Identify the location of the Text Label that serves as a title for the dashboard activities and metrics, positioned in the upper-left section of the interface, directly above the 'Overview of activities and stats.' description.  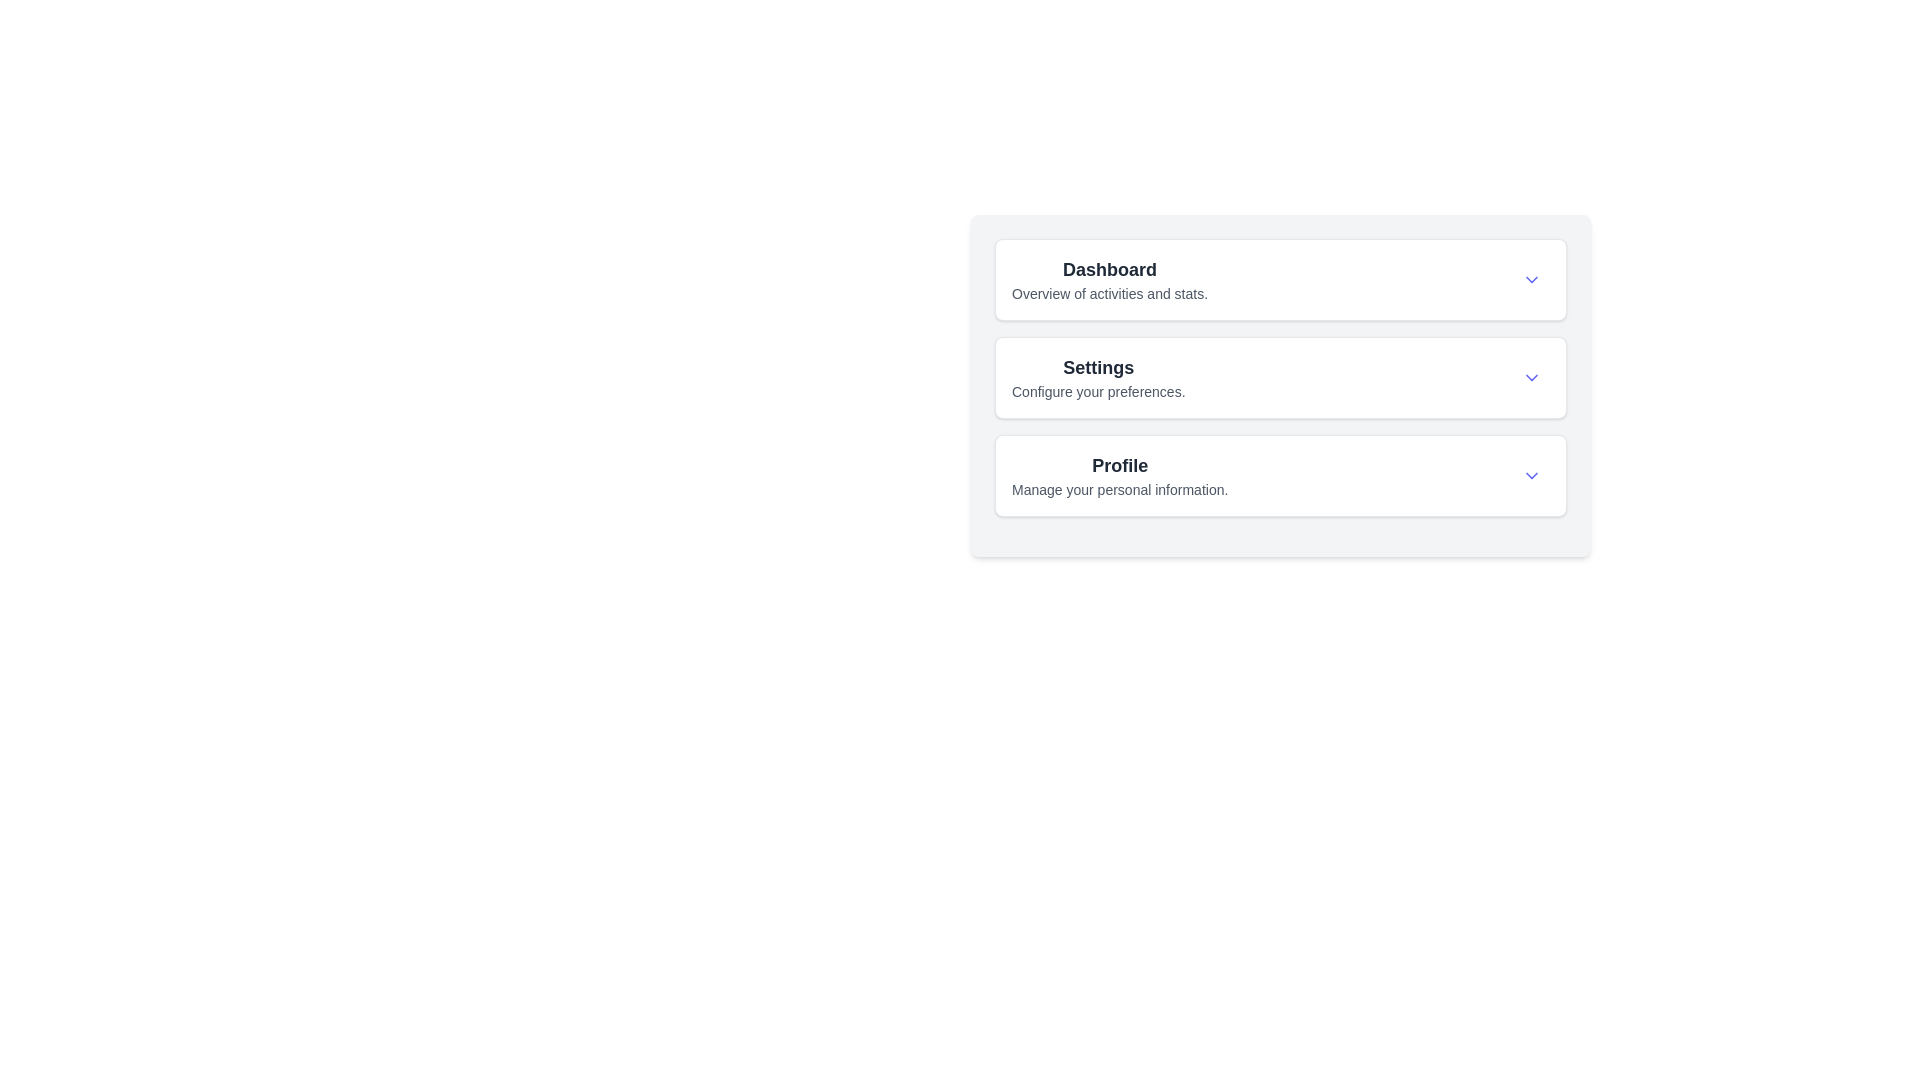
(1108, 270).